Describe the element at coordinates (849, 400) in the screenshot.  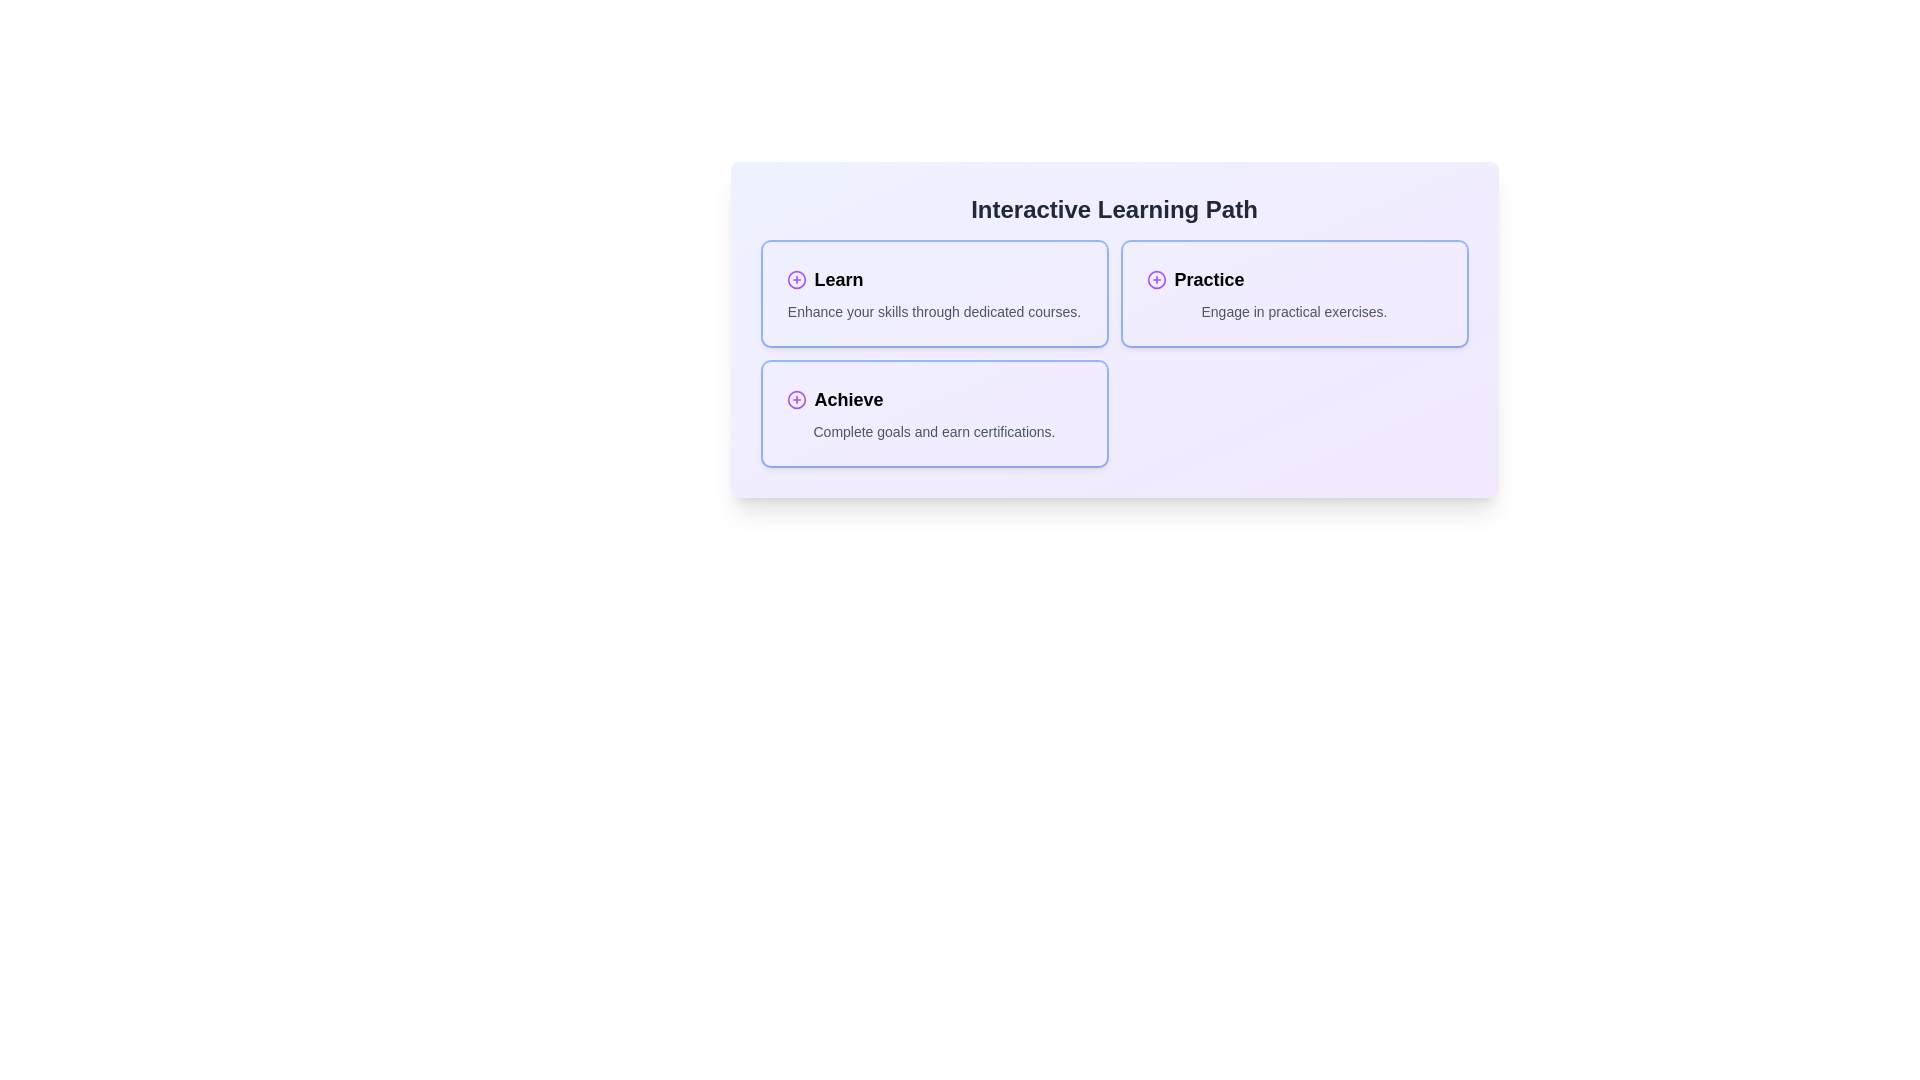
I see `the 'Achieve' text element, which is styled in bold and is positioned in a light purple card, adjacent to a plus icon` at that location.